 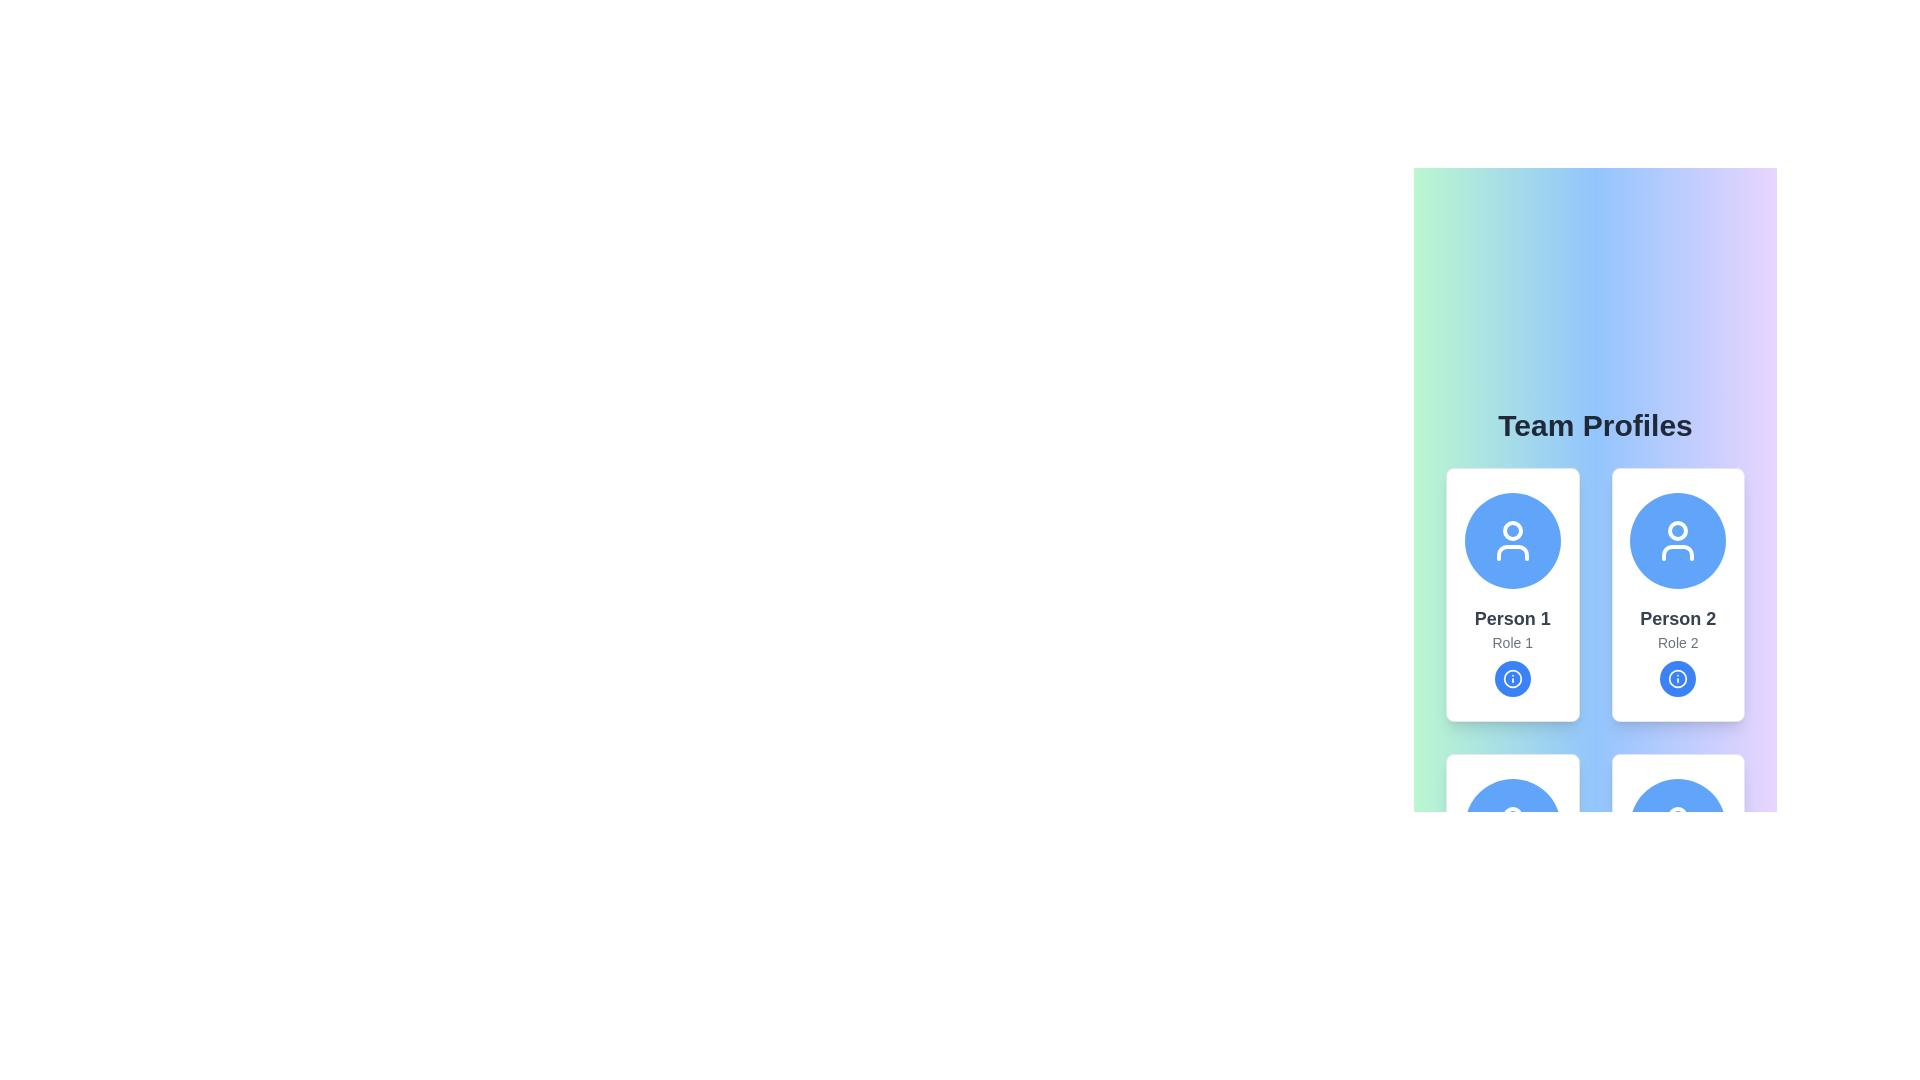 I want to click on the user icon SVG element, which is contained within a circular blue background and located in the first card of the 'Team Profiles' section, so click(x=1512, y=540).